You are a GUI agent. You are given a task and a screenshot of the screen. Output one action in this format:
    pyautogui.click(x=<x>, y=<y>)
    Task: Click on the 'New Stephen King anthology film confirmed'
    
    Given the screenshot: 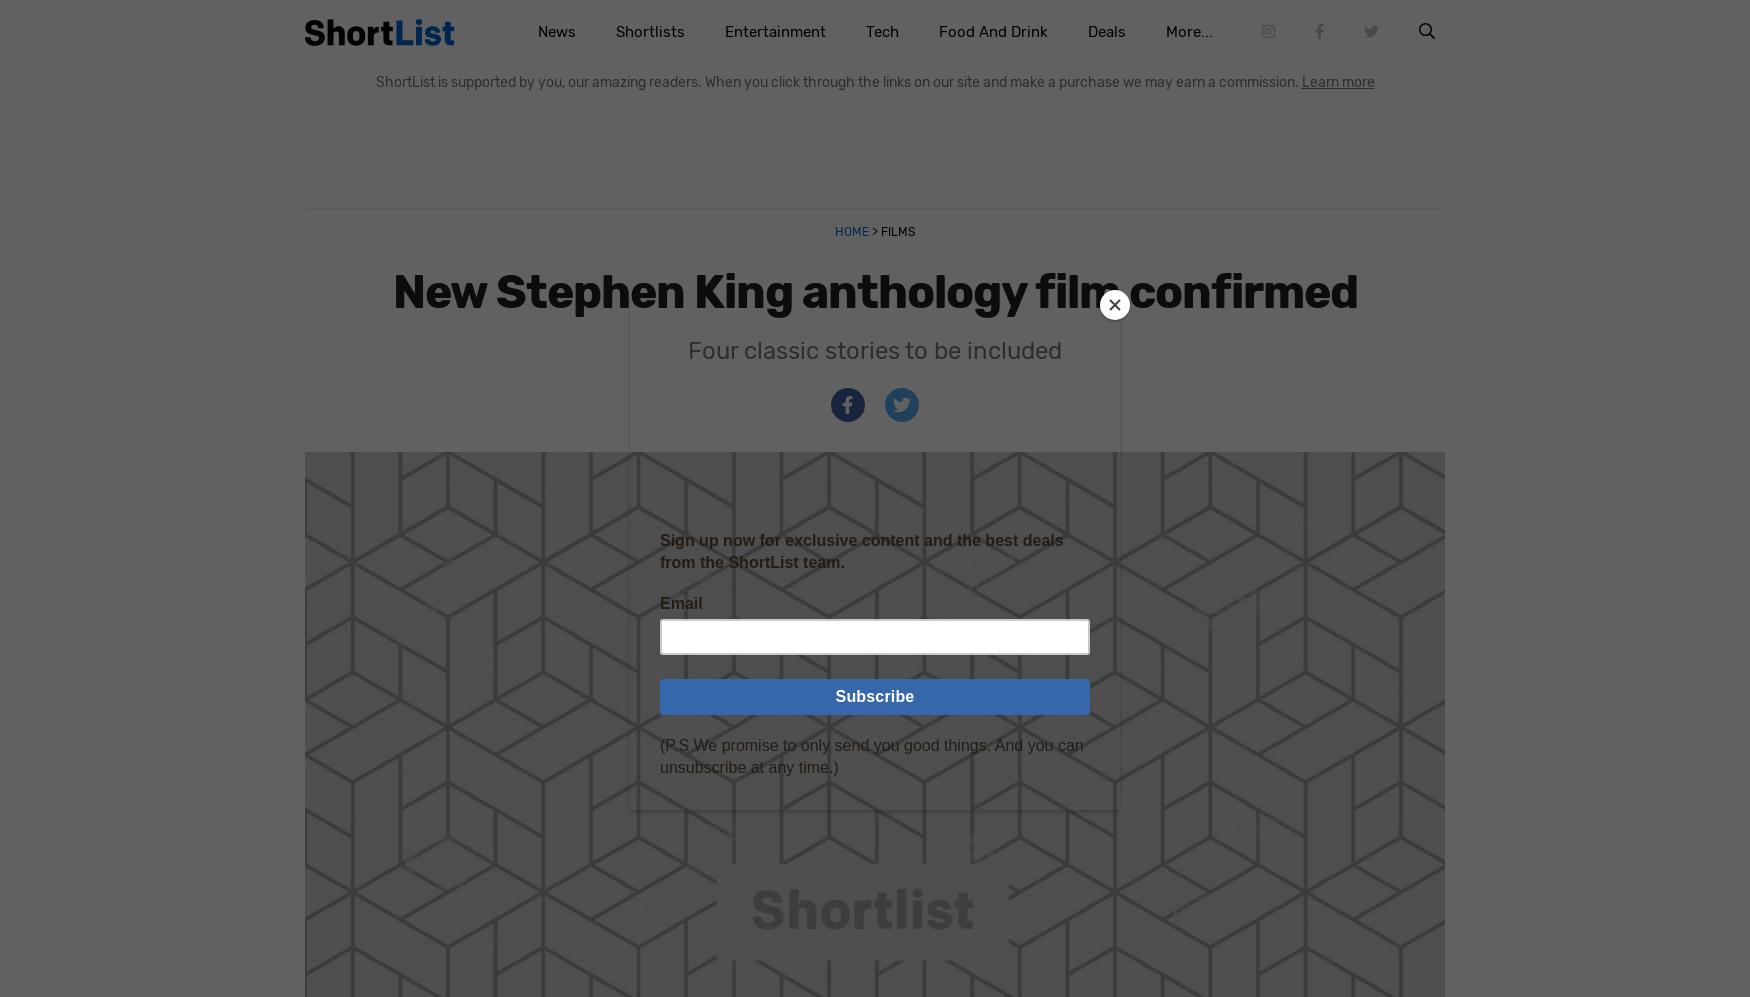 What is the action you would take?
    pyautogui.click(x=874, y=292)
    